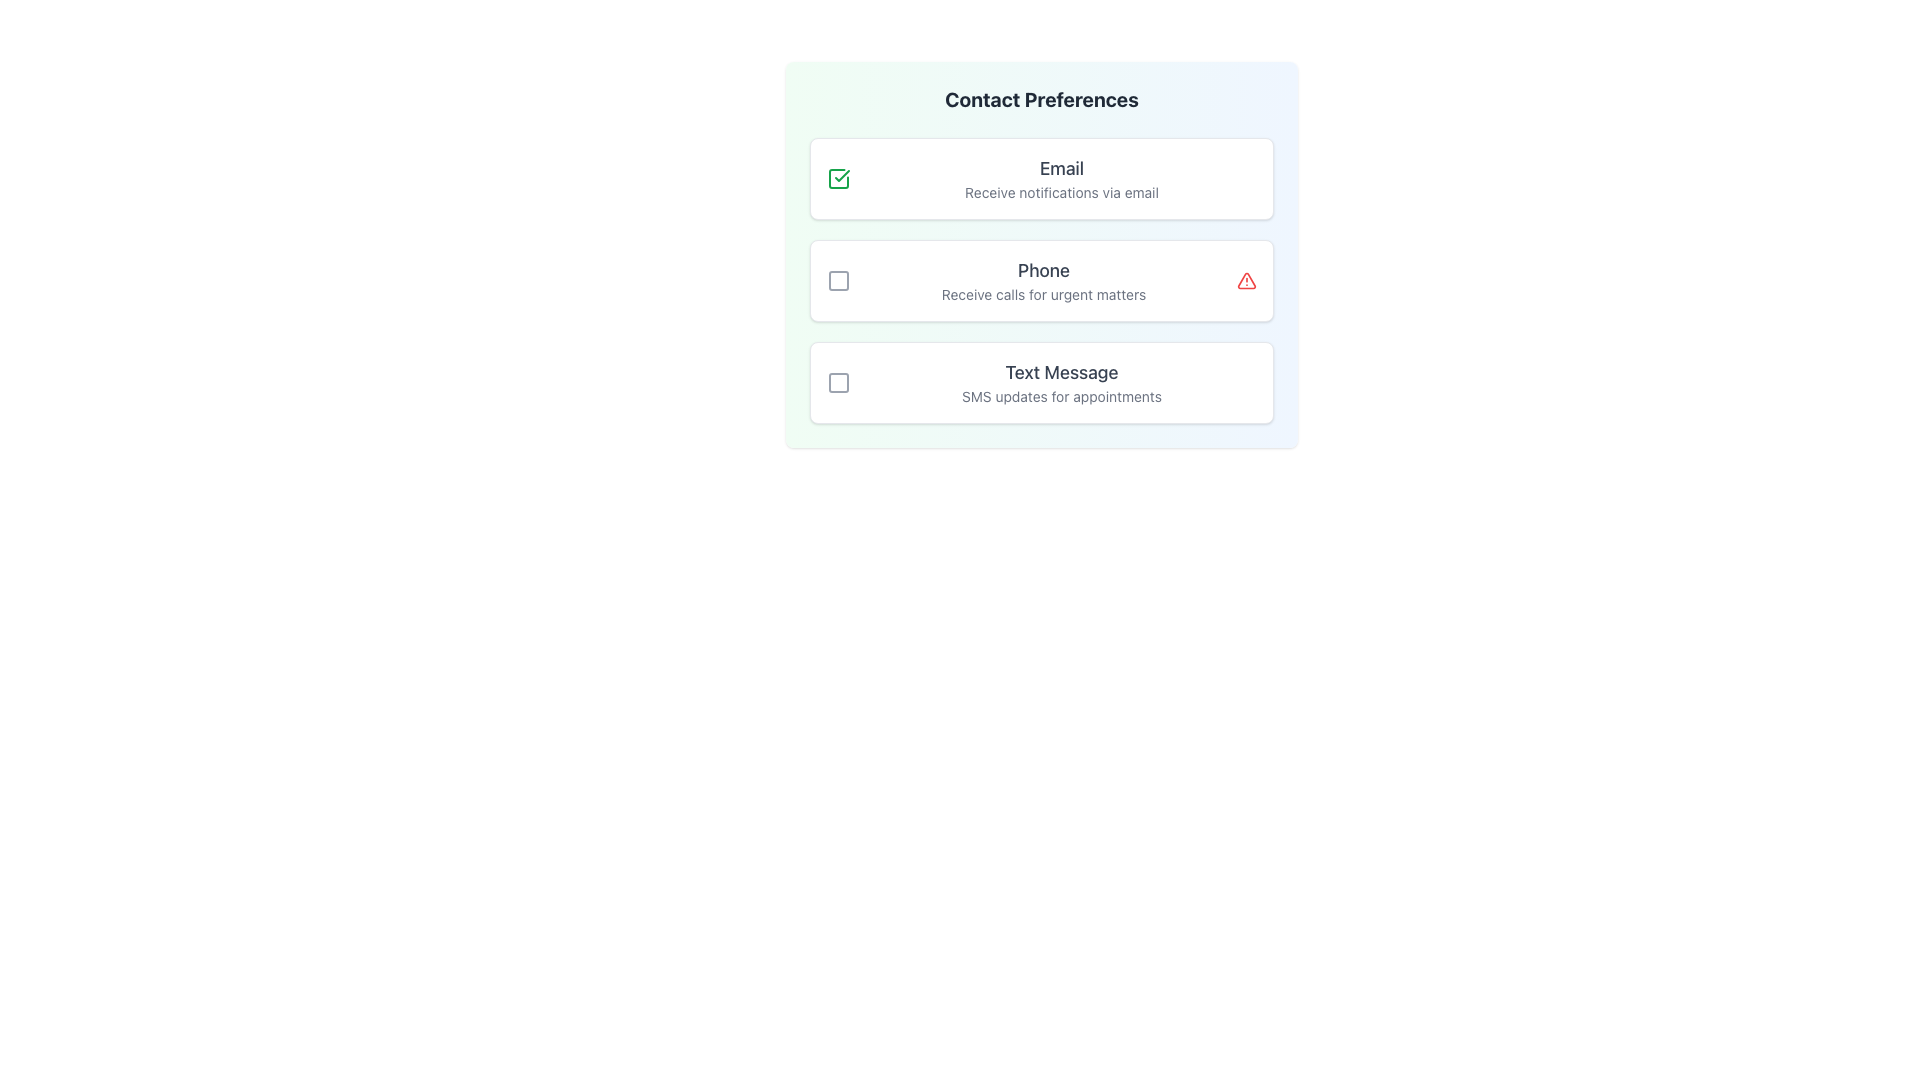  I want to click on the explanatory static text label located beneath the 'Phone' label in the contact preferences section, so click(1042, 294).